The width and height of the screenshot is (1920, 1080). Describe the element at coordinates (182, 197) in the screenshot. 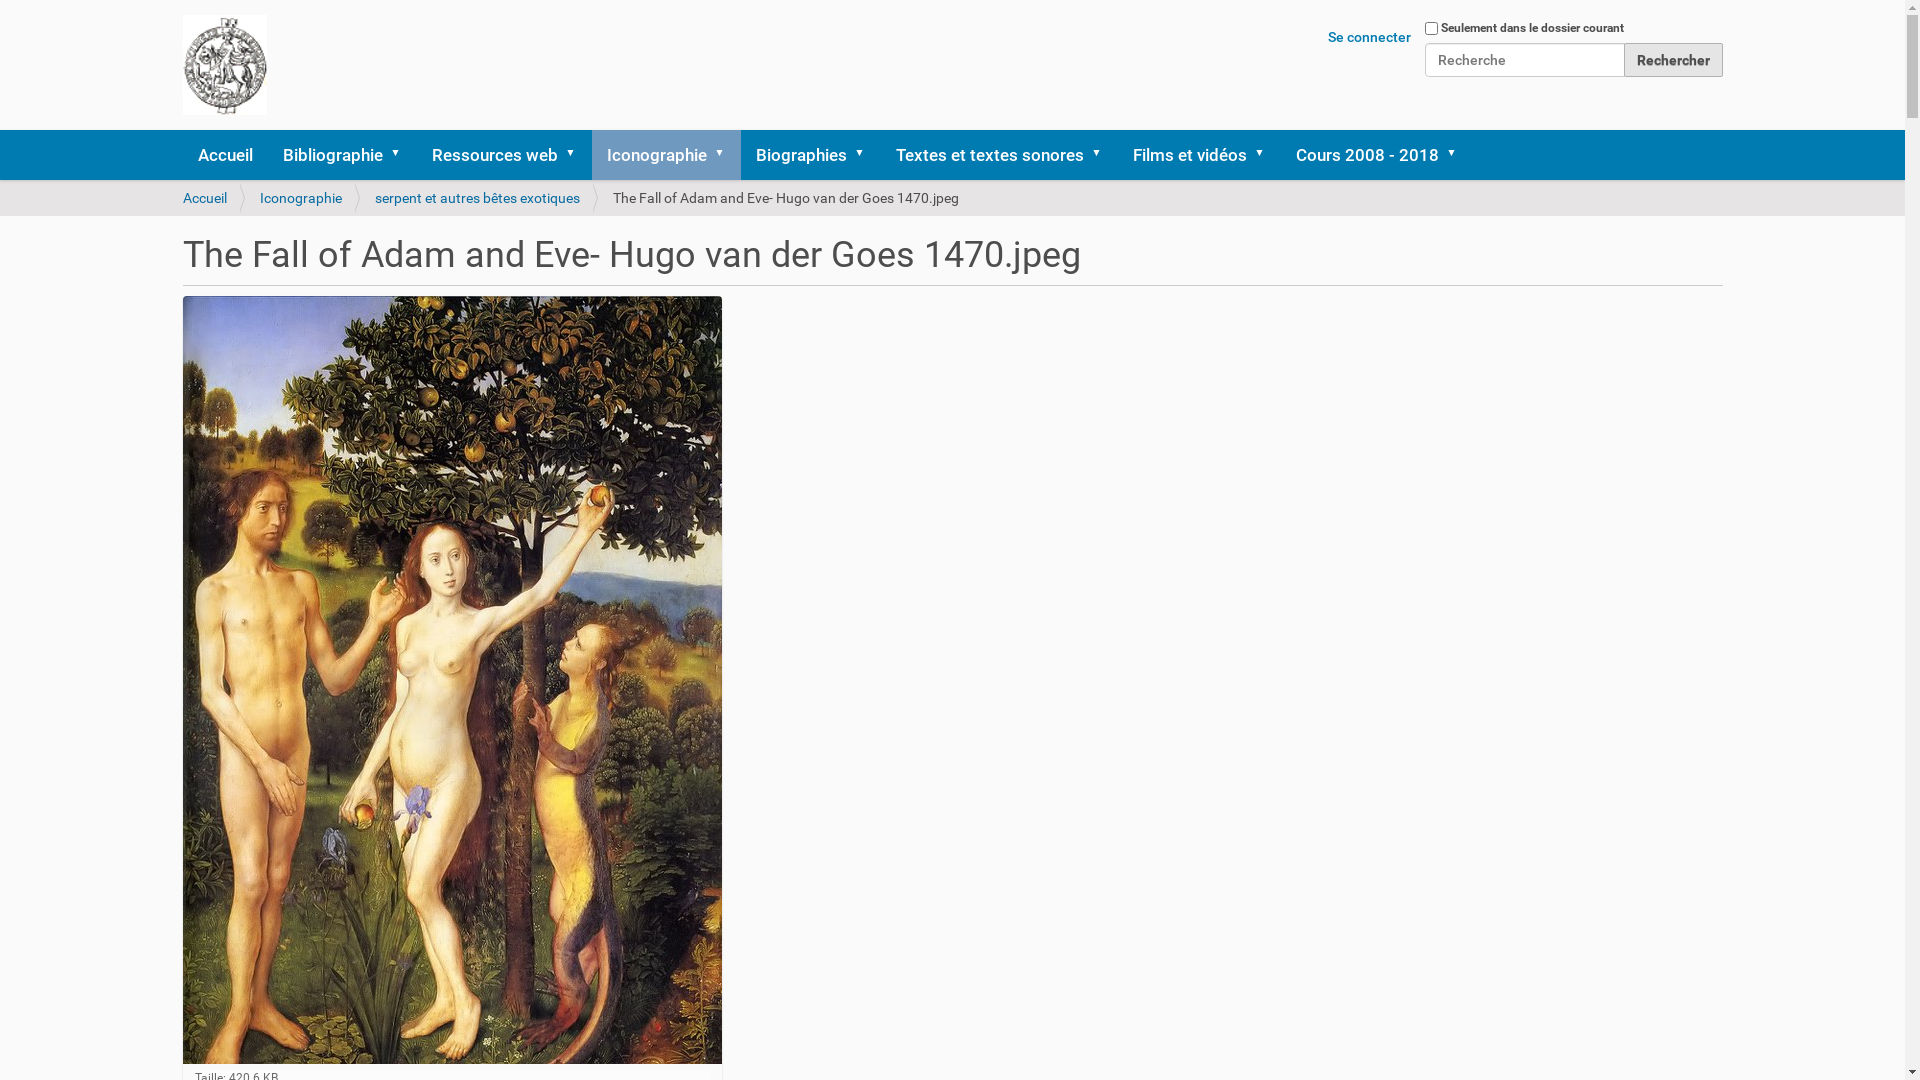

I see `'Accueil'` at that location.